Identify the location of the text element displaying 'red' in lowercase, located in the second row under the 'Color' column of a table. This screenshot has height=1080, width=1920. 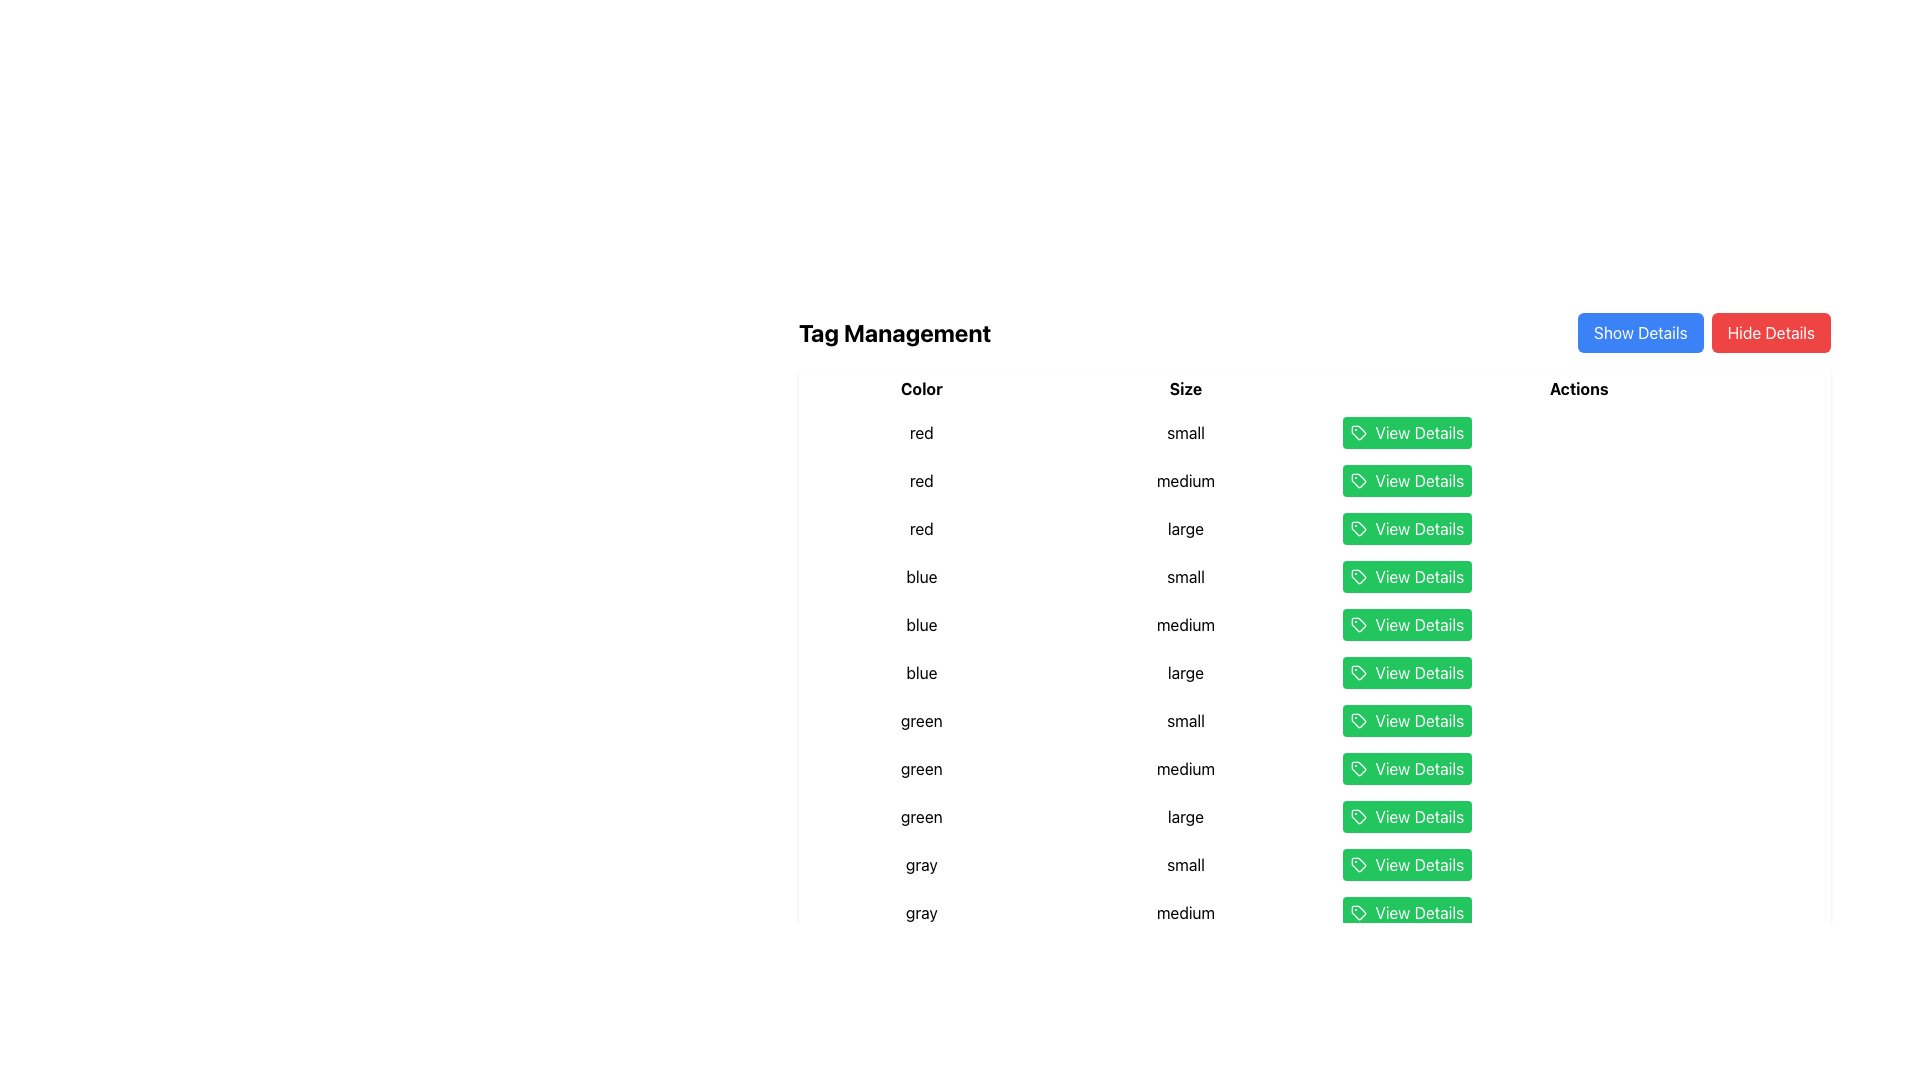
(920, 481).